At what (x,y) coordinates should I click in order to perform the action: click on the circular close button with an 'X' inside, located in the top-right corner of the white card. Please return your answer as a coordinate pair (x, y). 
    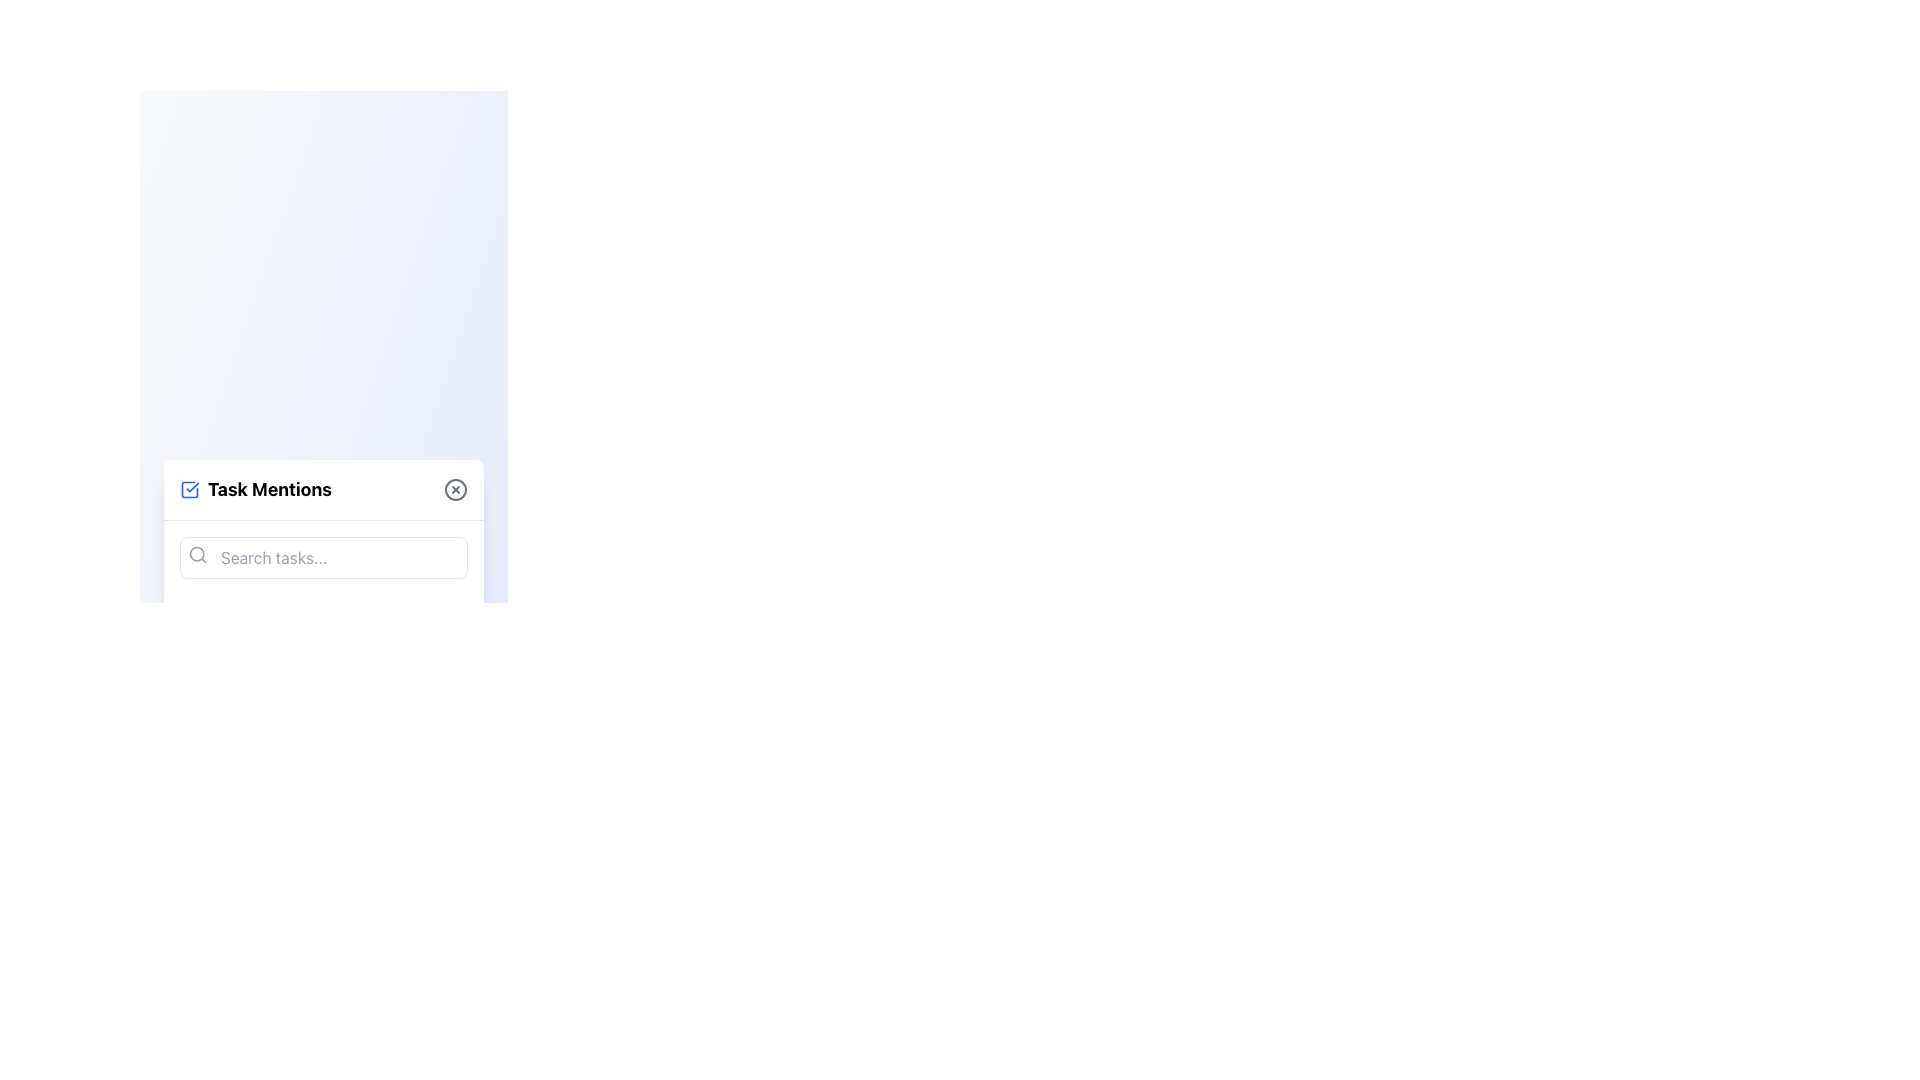
    Looking at the image, I should click on (455, 489).